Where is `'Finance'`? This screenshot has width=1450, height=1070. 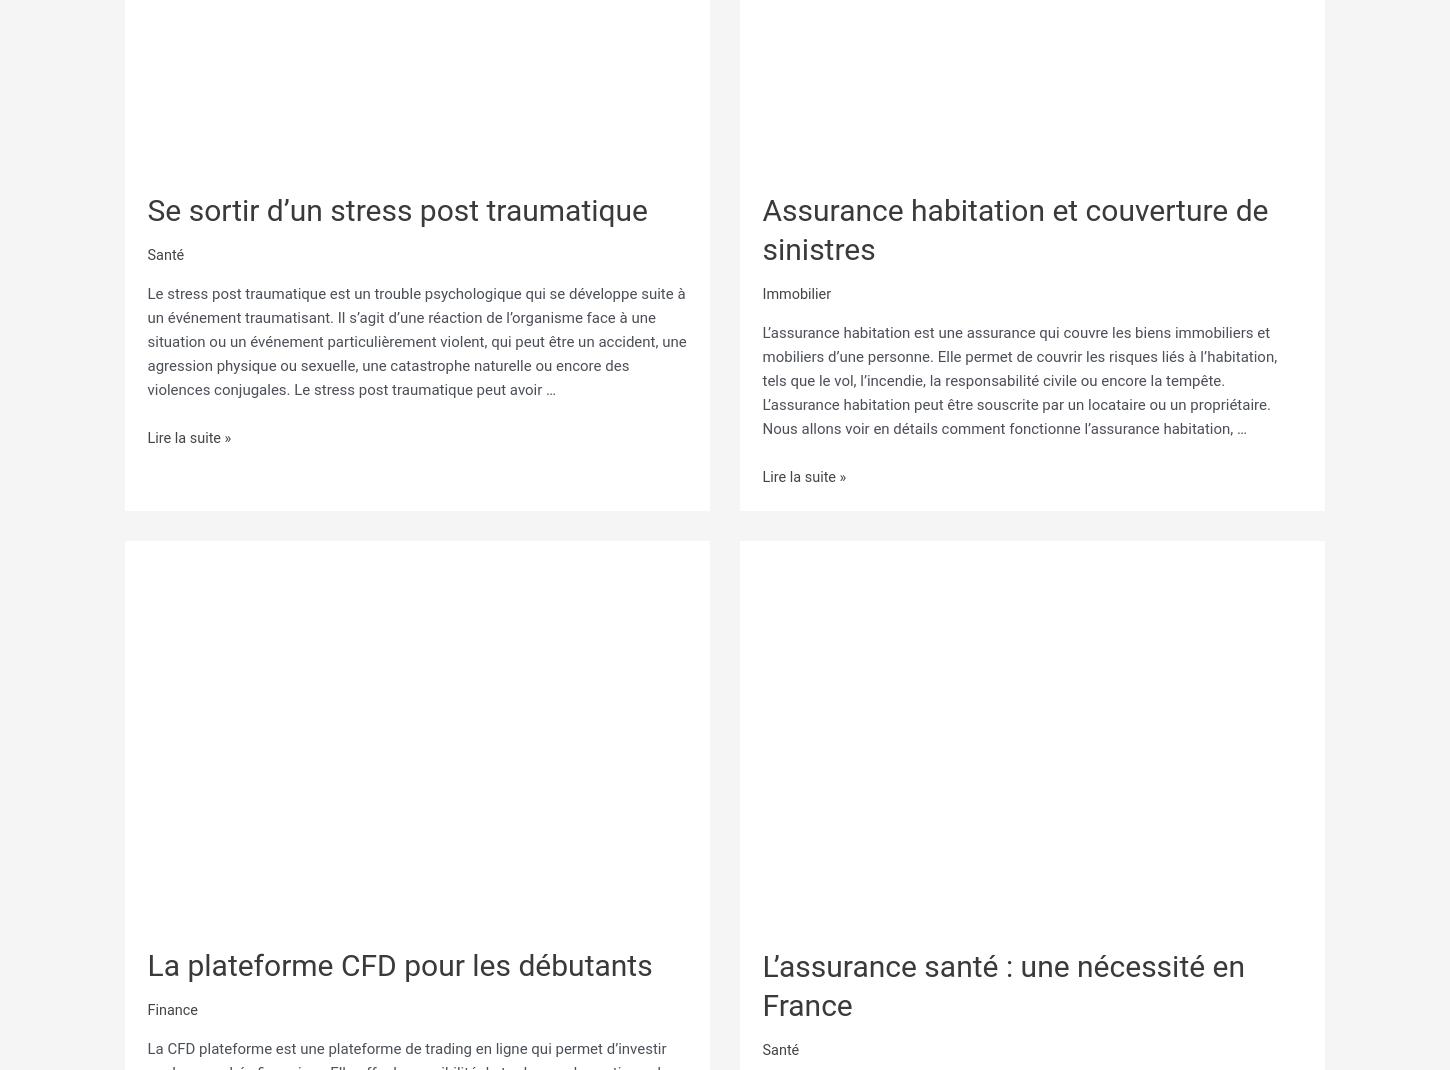
'Finance' is located at coordinates (171, 1008).